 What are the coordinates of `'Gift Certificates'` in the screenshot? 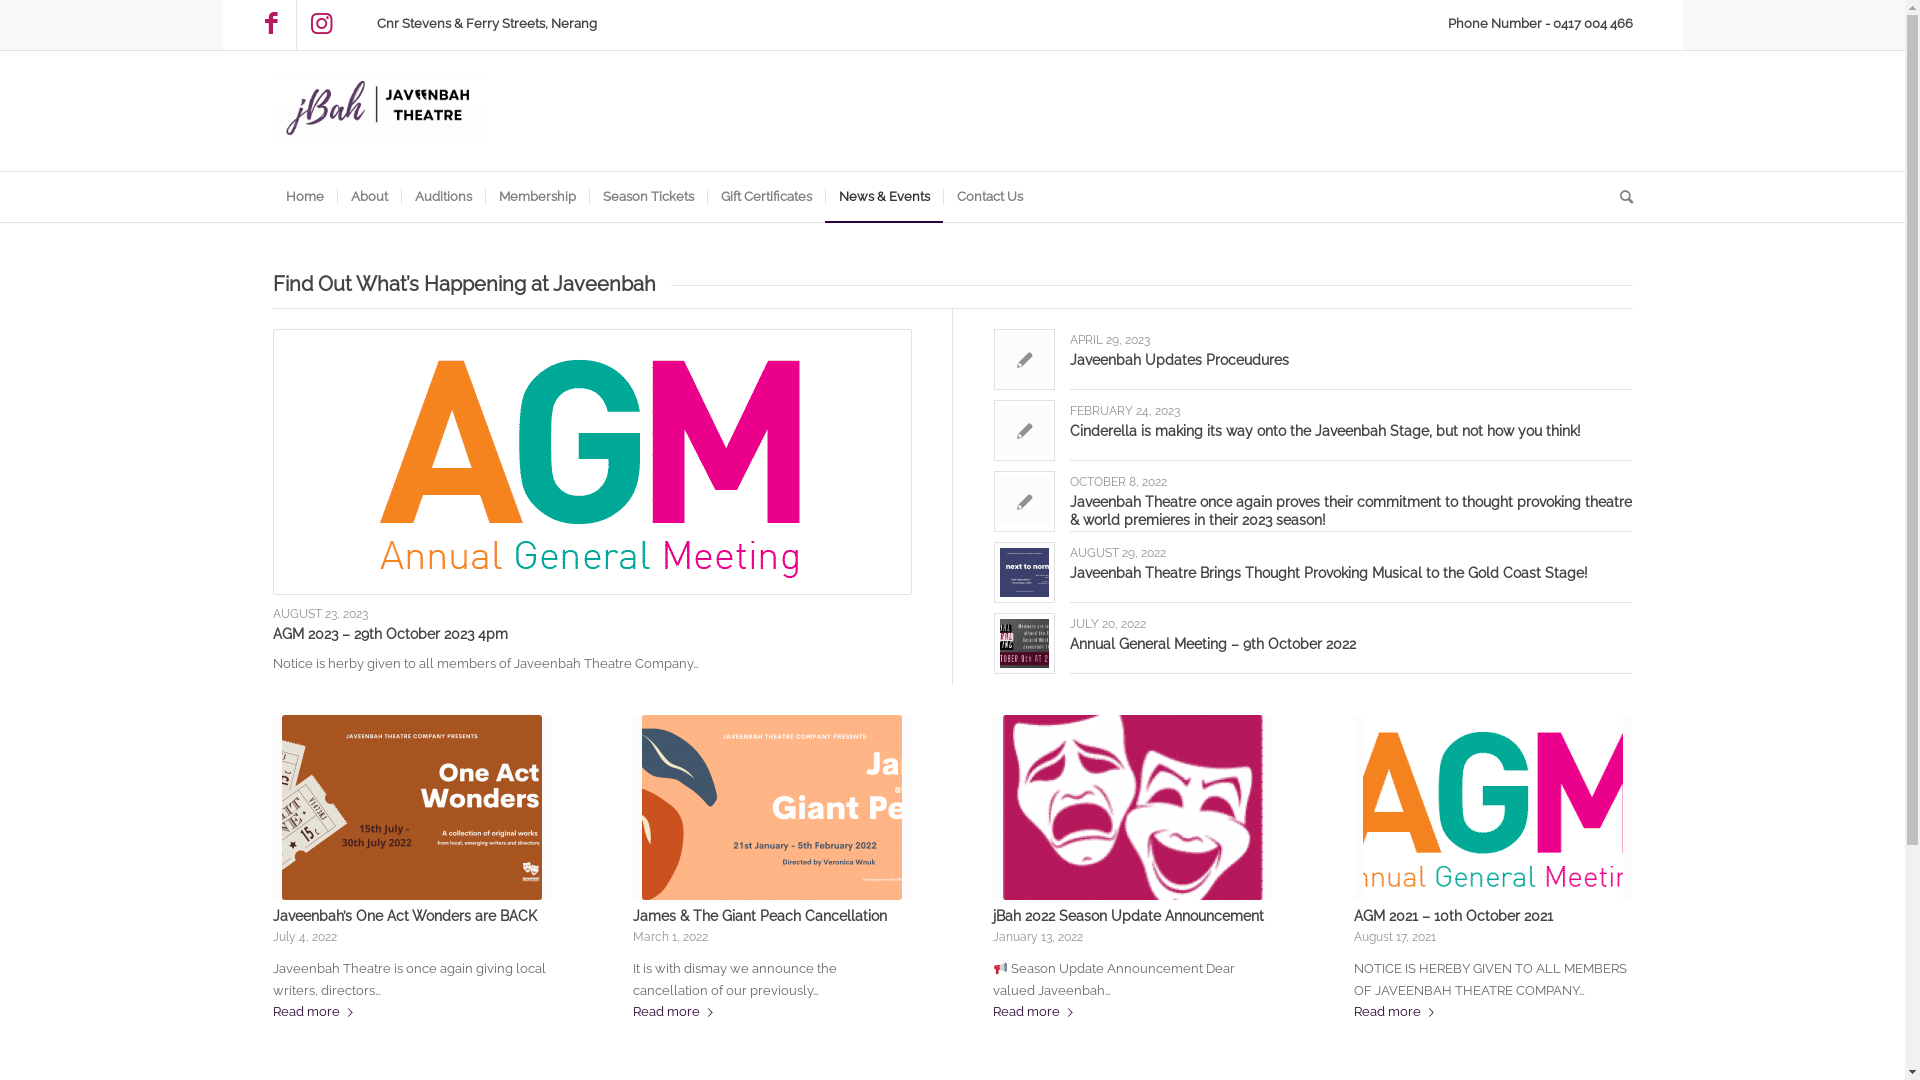 It's located at (763, 196).